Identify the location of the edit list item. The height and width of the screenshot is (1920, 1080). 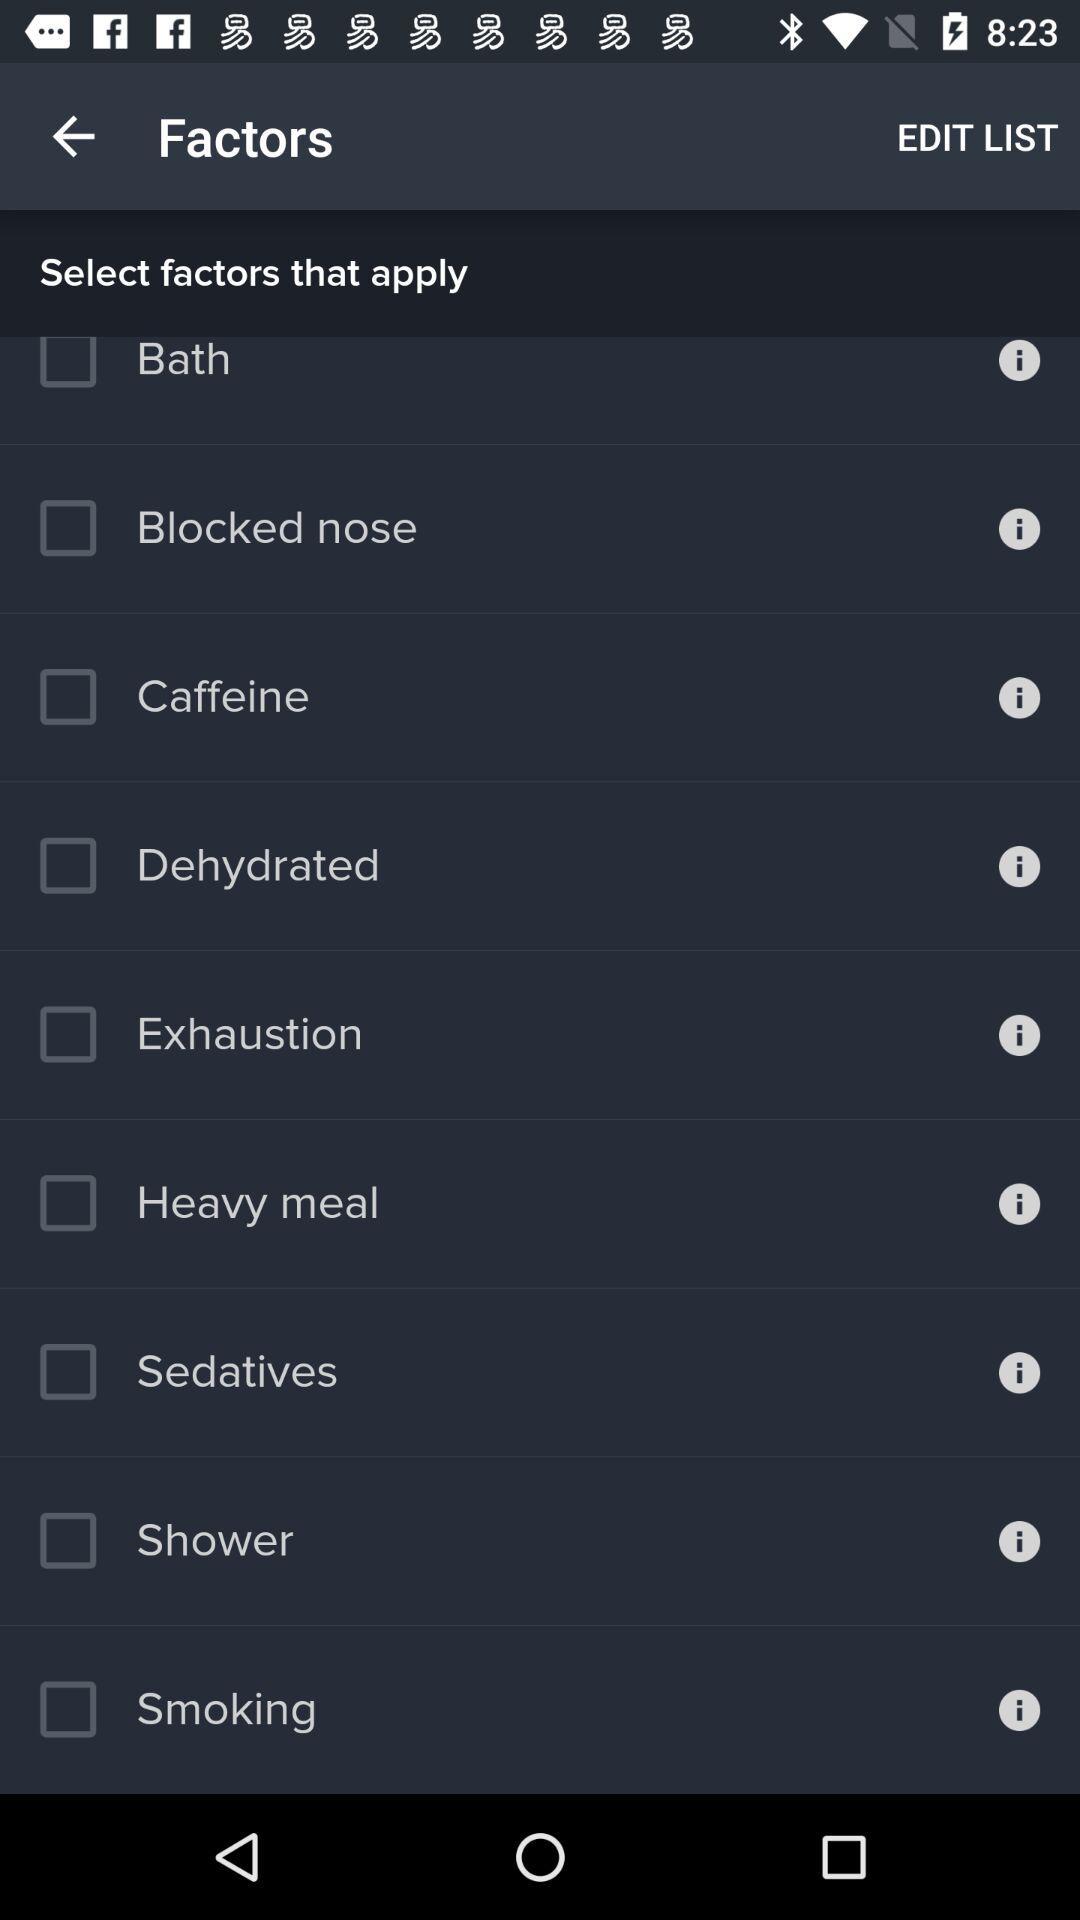
(977, 135).